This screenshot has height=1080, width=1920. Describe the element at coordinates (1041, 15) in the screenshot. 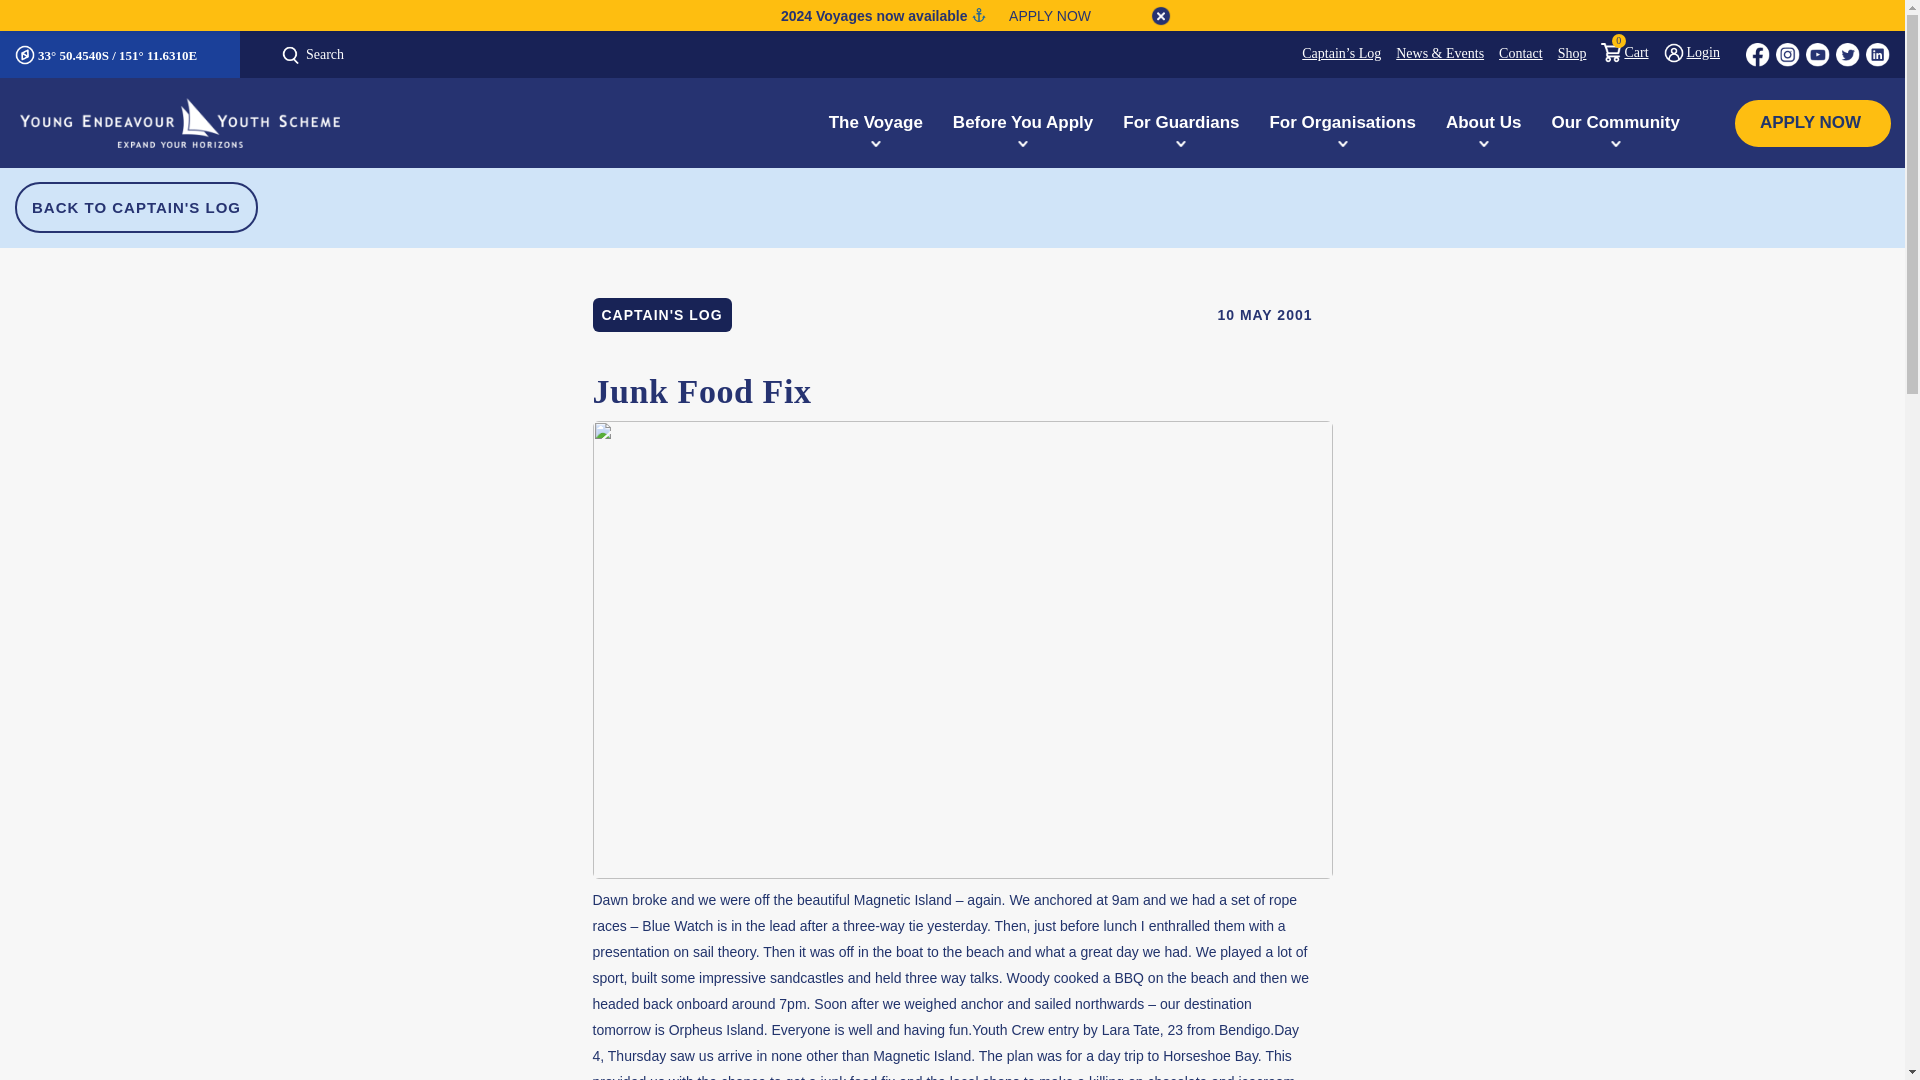

I see `'    APPLY NOW'` at that location.